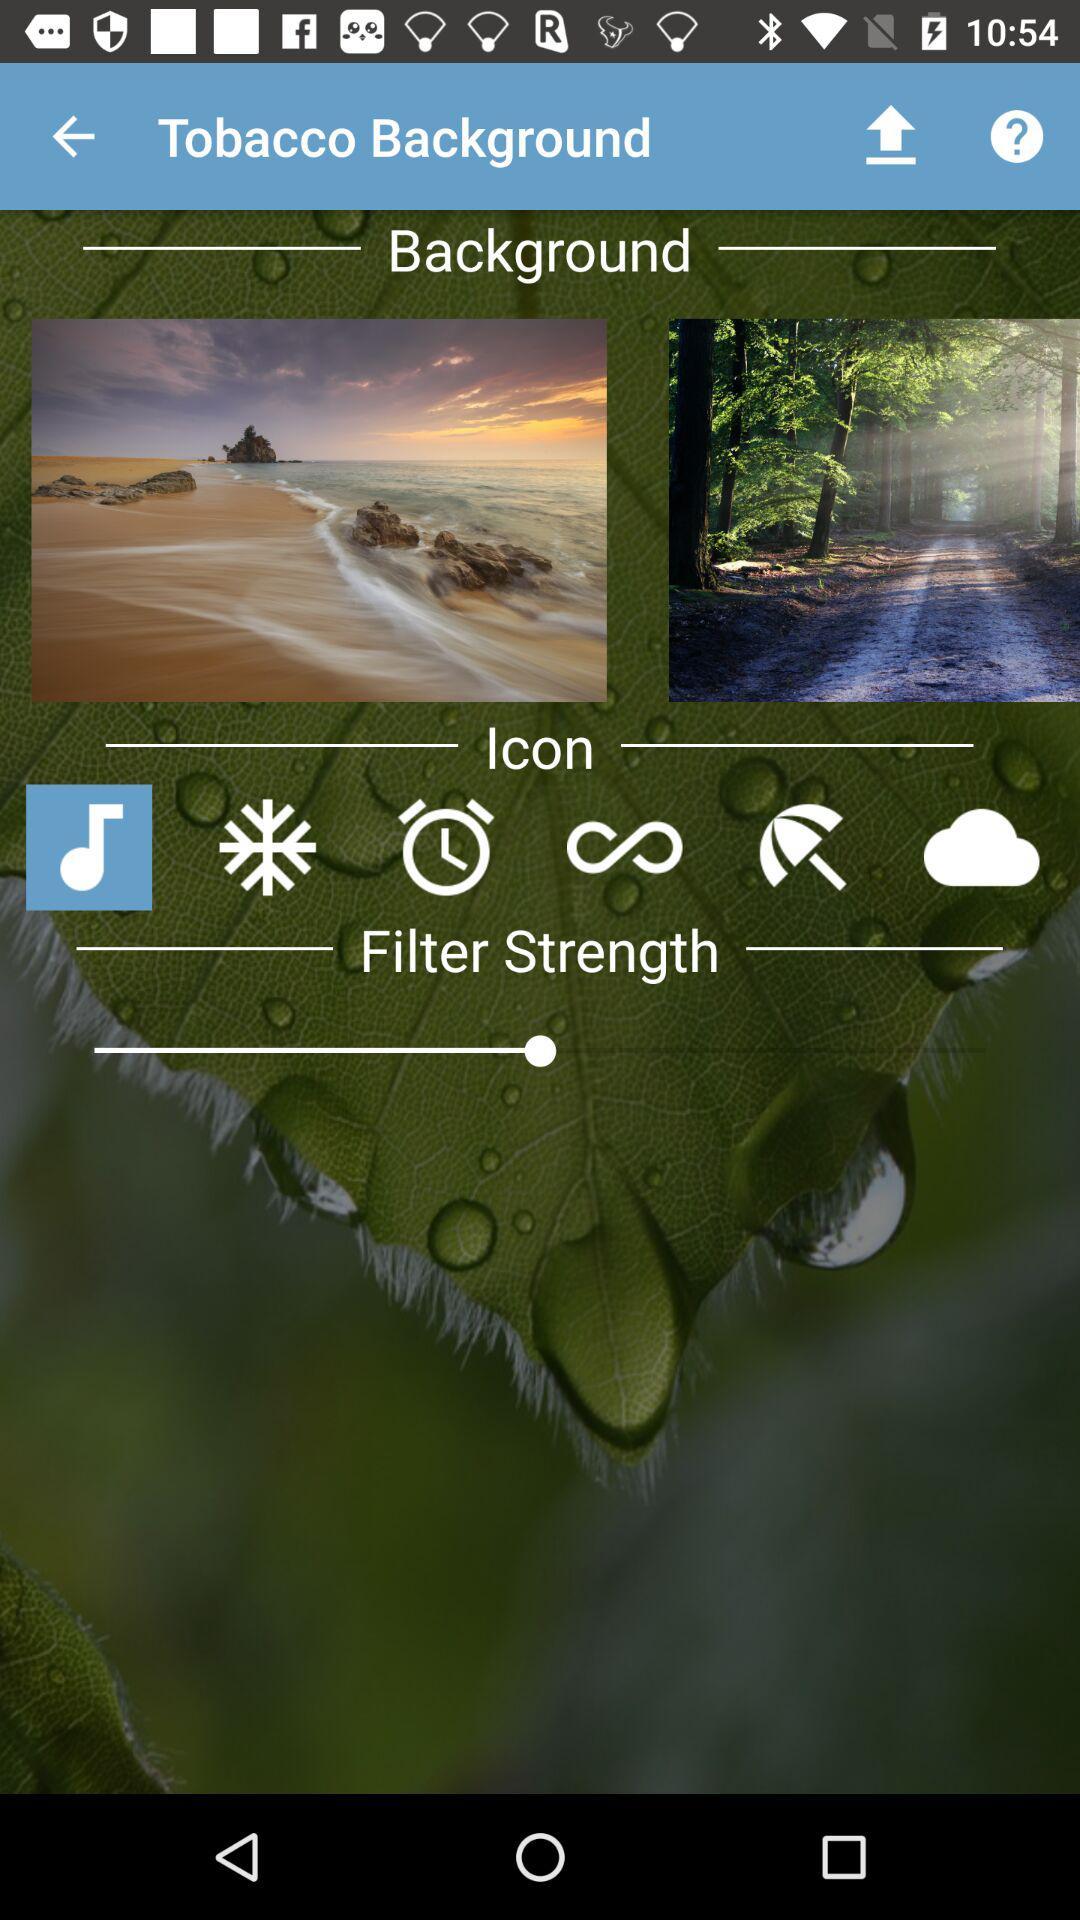 This screenshot has width=1080, height=1920. Describe the element at coordinates (981, 848) in the screenshot. I see `the cloud icon which is on the right side below the image` at that location.